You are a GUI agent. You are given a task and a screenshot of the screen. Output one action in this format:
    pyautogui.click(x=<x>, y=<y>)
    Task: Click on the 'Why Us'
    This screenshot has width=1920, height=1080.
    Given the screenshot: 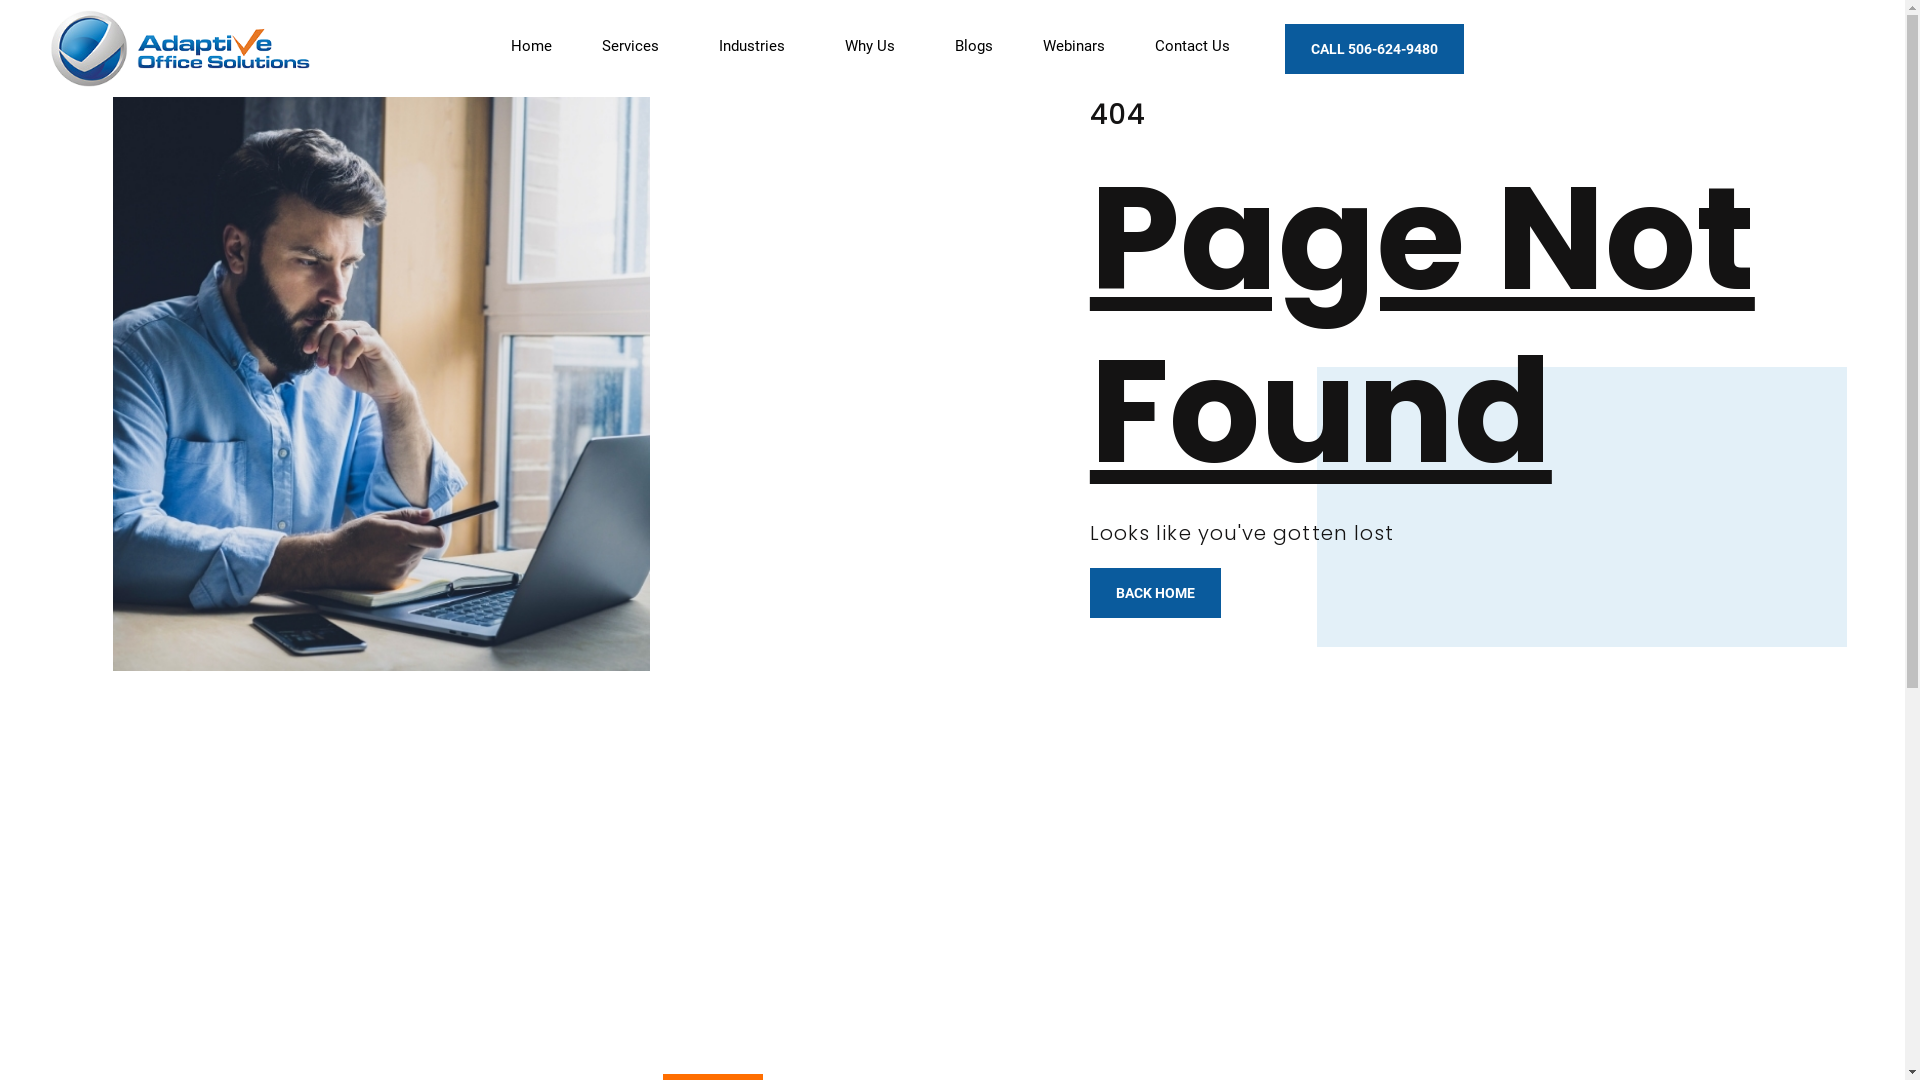 What is the action you would take?
    pyautogui.click(x=874, y=45)
    